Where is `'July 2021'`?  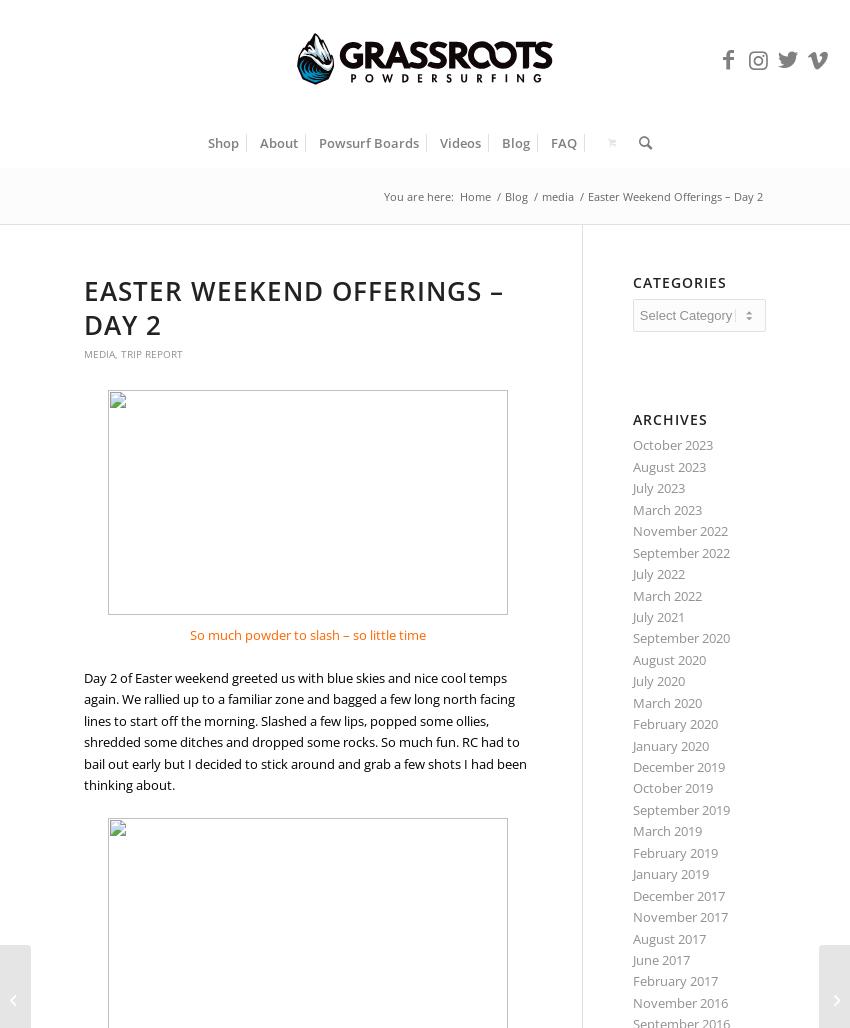
'July 2021' is located at coordinates (657, 614).